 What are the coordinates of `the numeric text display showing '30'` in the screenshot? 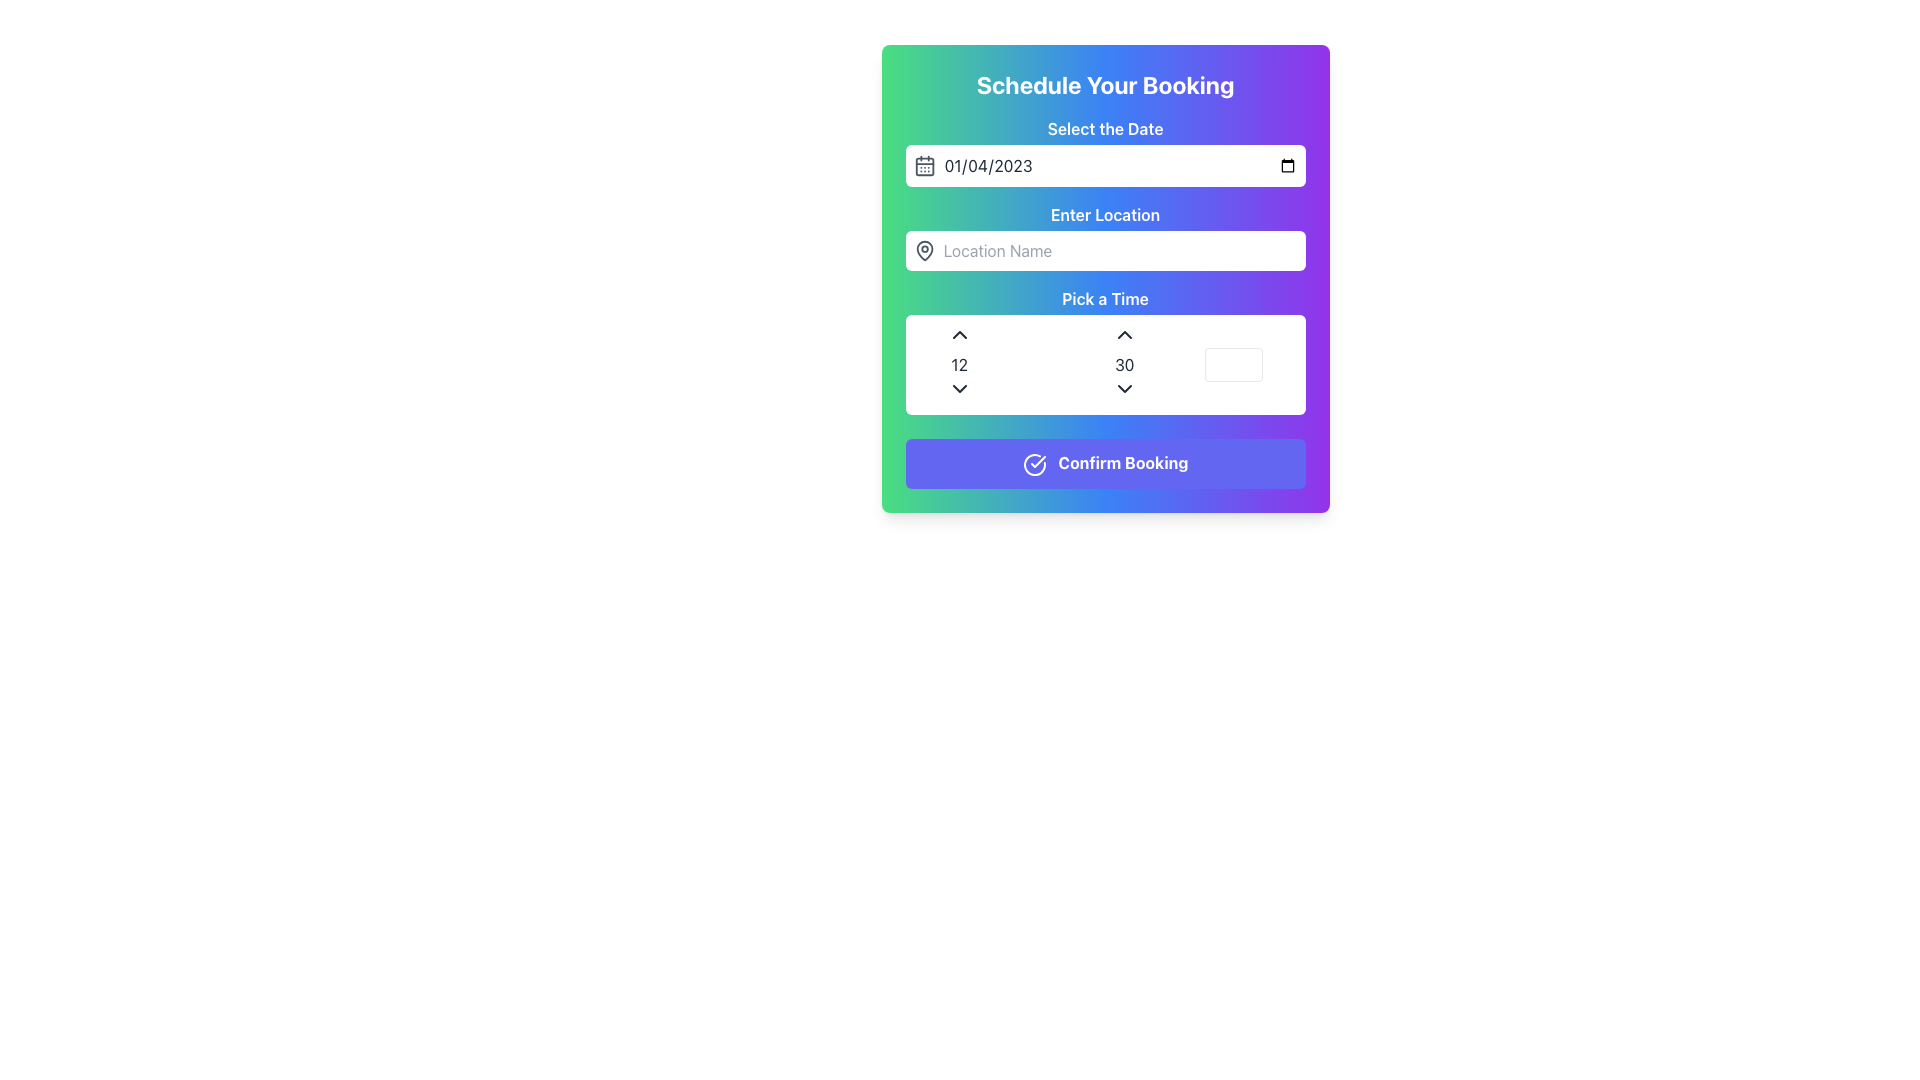 It's located at (1124, 365).